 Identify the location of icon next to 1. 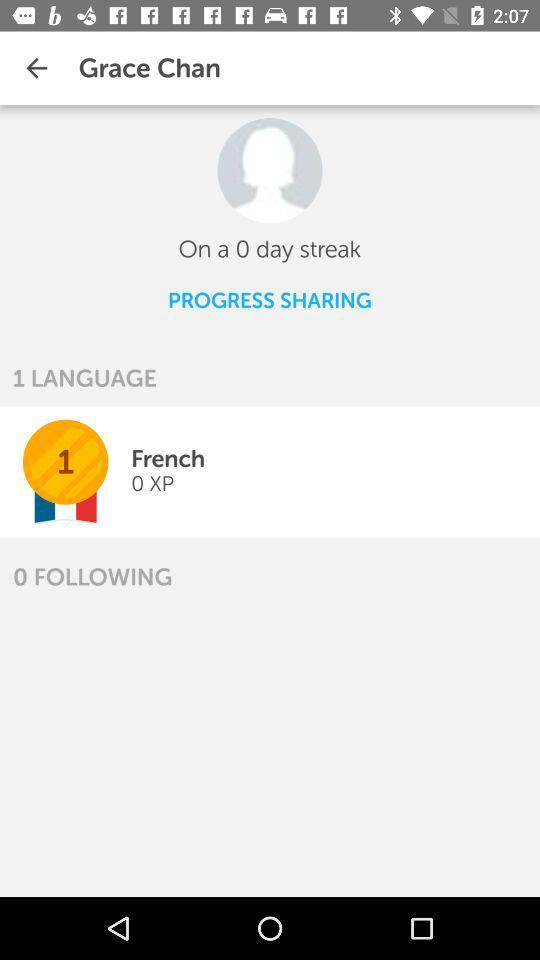
(151, 482).